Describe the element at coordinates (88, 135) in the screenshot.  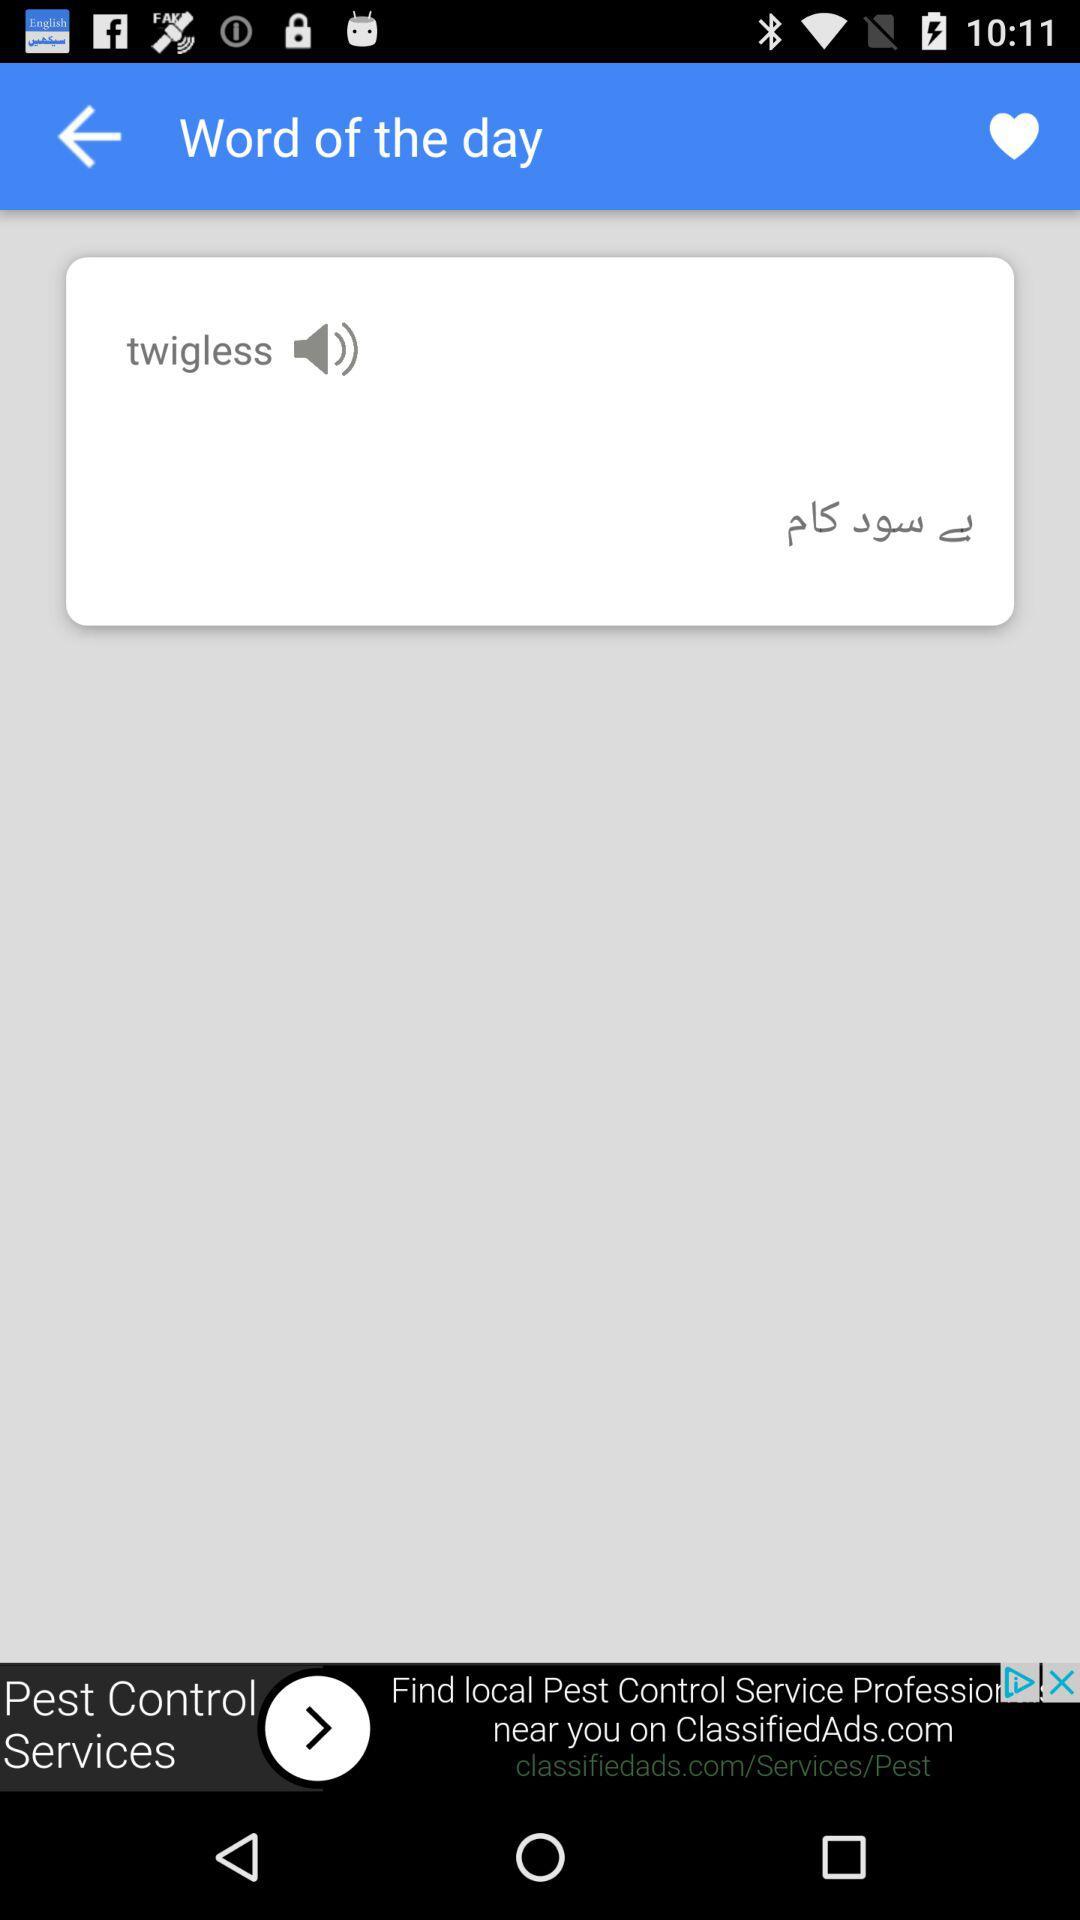
I see `go back` at that location.